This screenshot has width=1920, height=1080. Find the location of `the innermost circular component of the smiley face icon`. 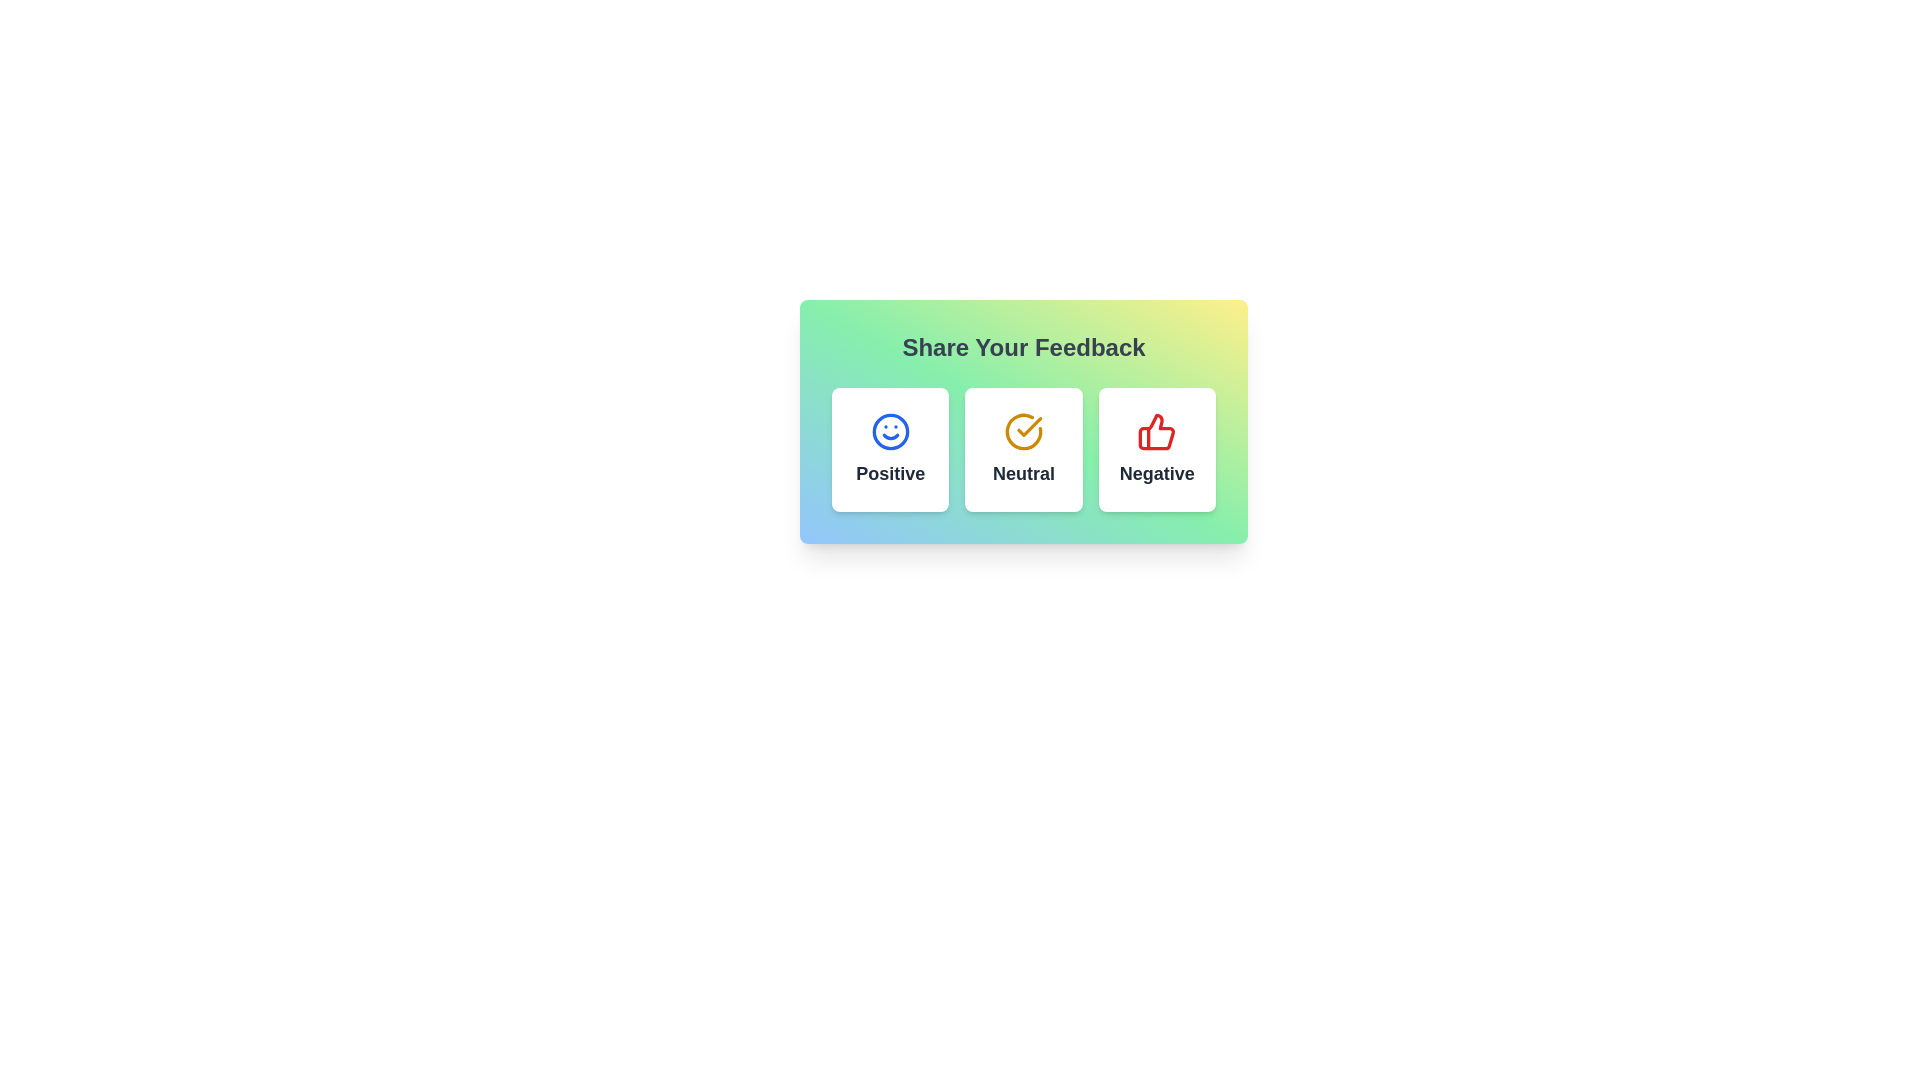

the innermost circular component of the smiley face icon is located at coordinates (889, 431).